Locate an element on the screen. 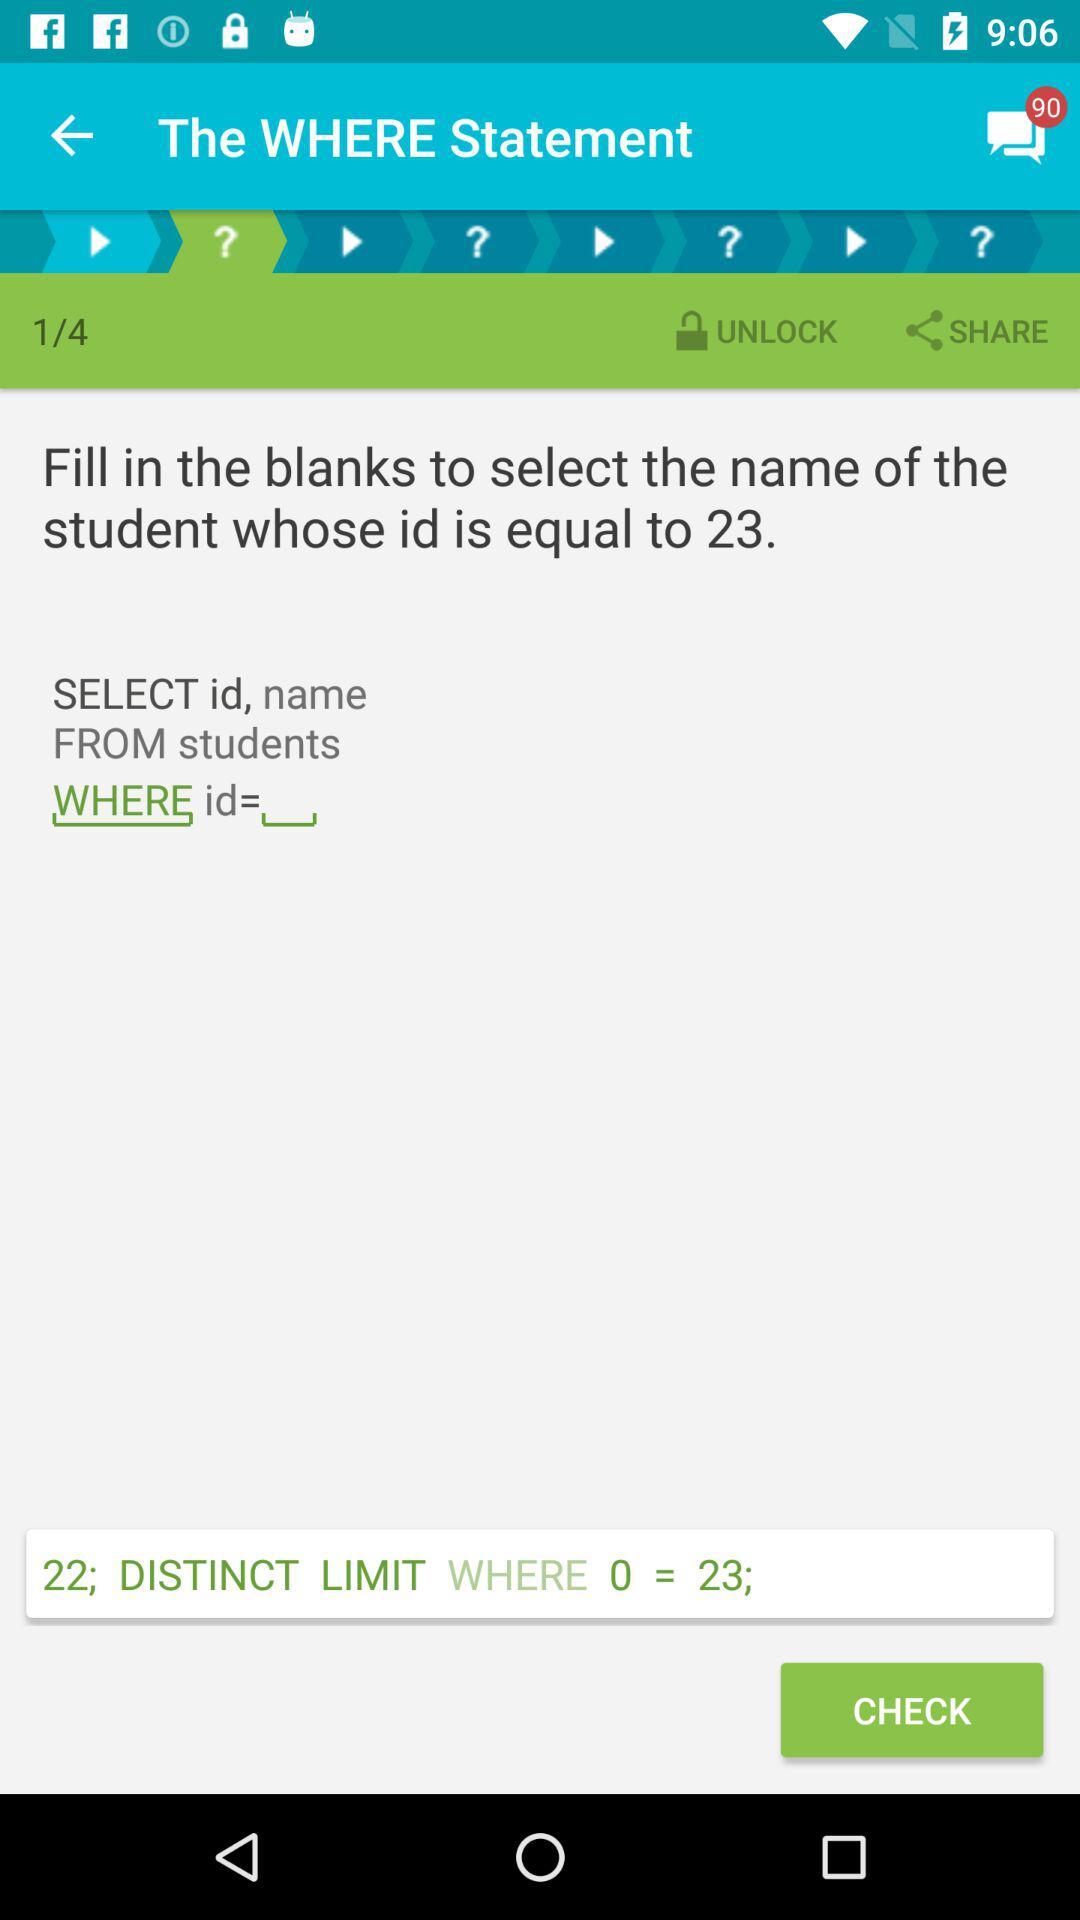 The width and height of the screenshot is (1080, 1920). the check icon is located at coordinates (911, 1708).